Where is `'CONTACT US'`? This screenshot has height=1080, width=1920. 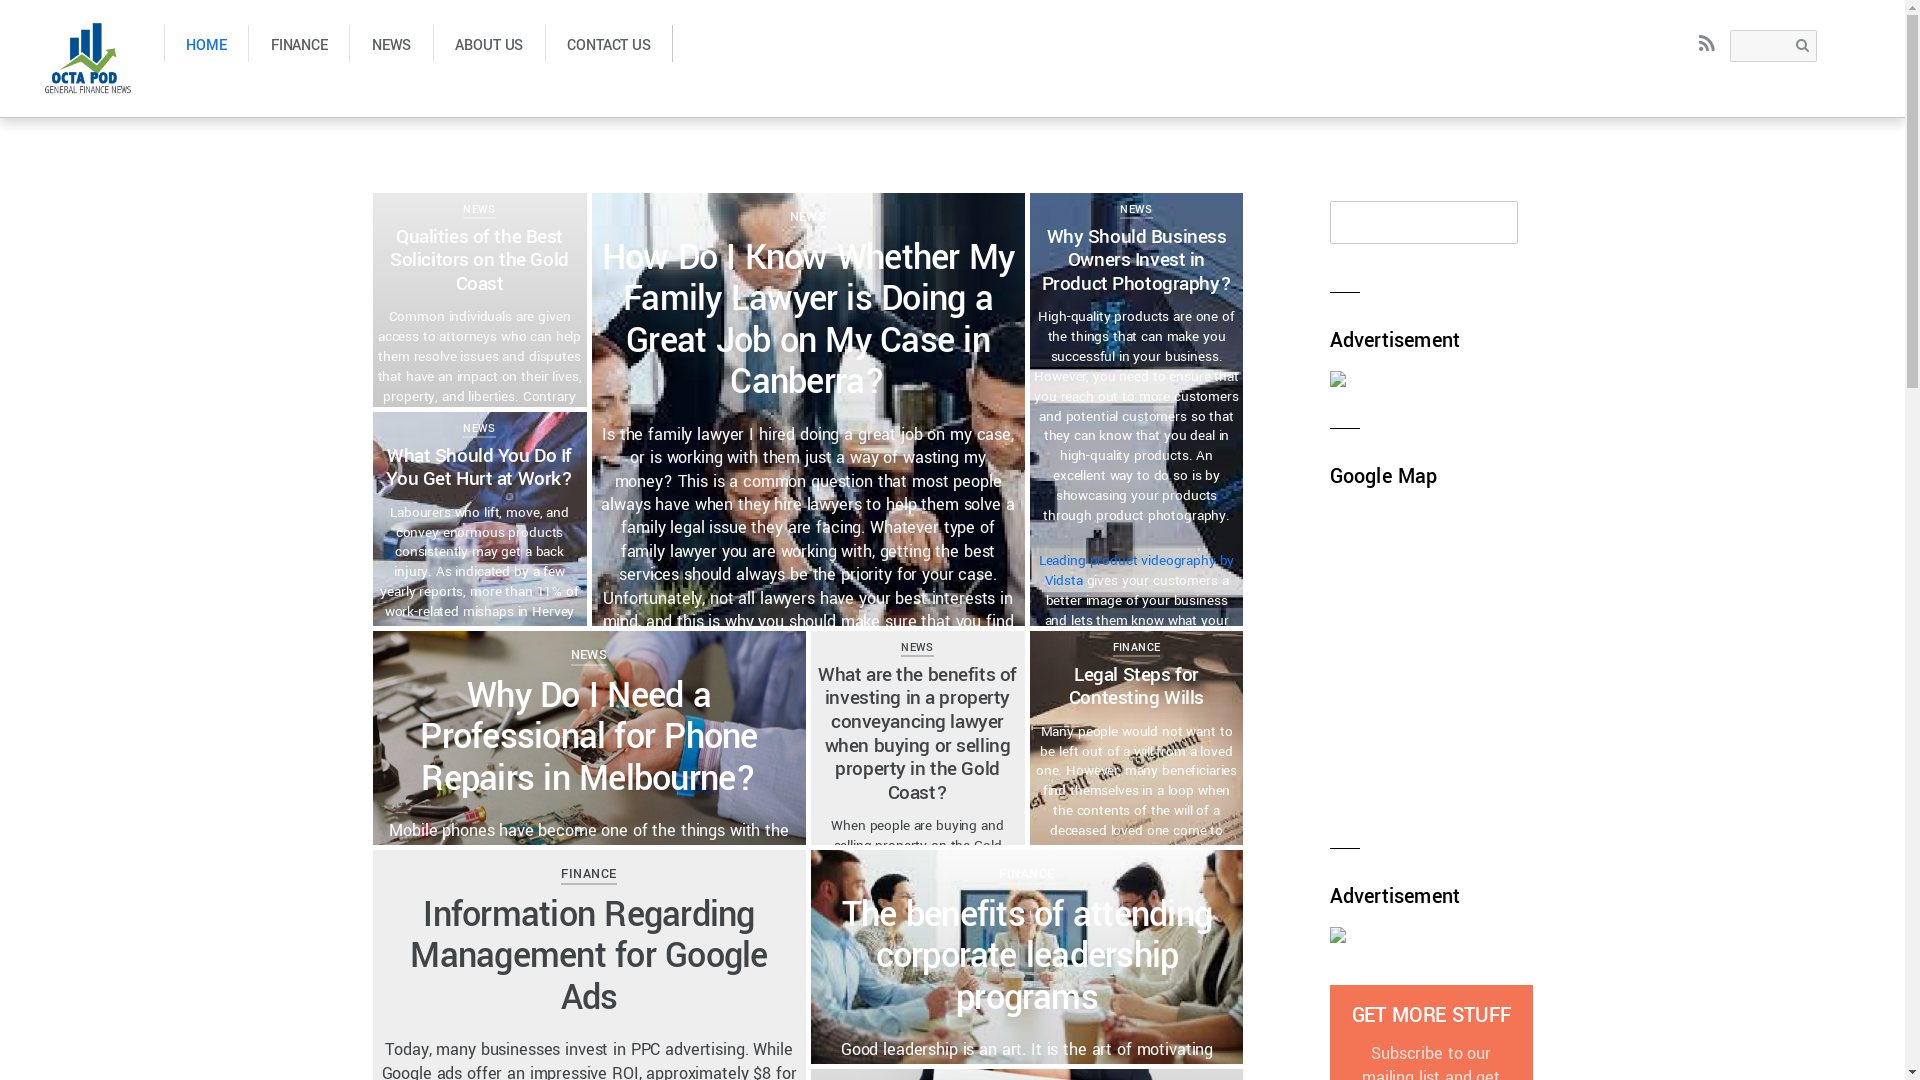 'CONTACT US' is located at coordinates (608, 42).